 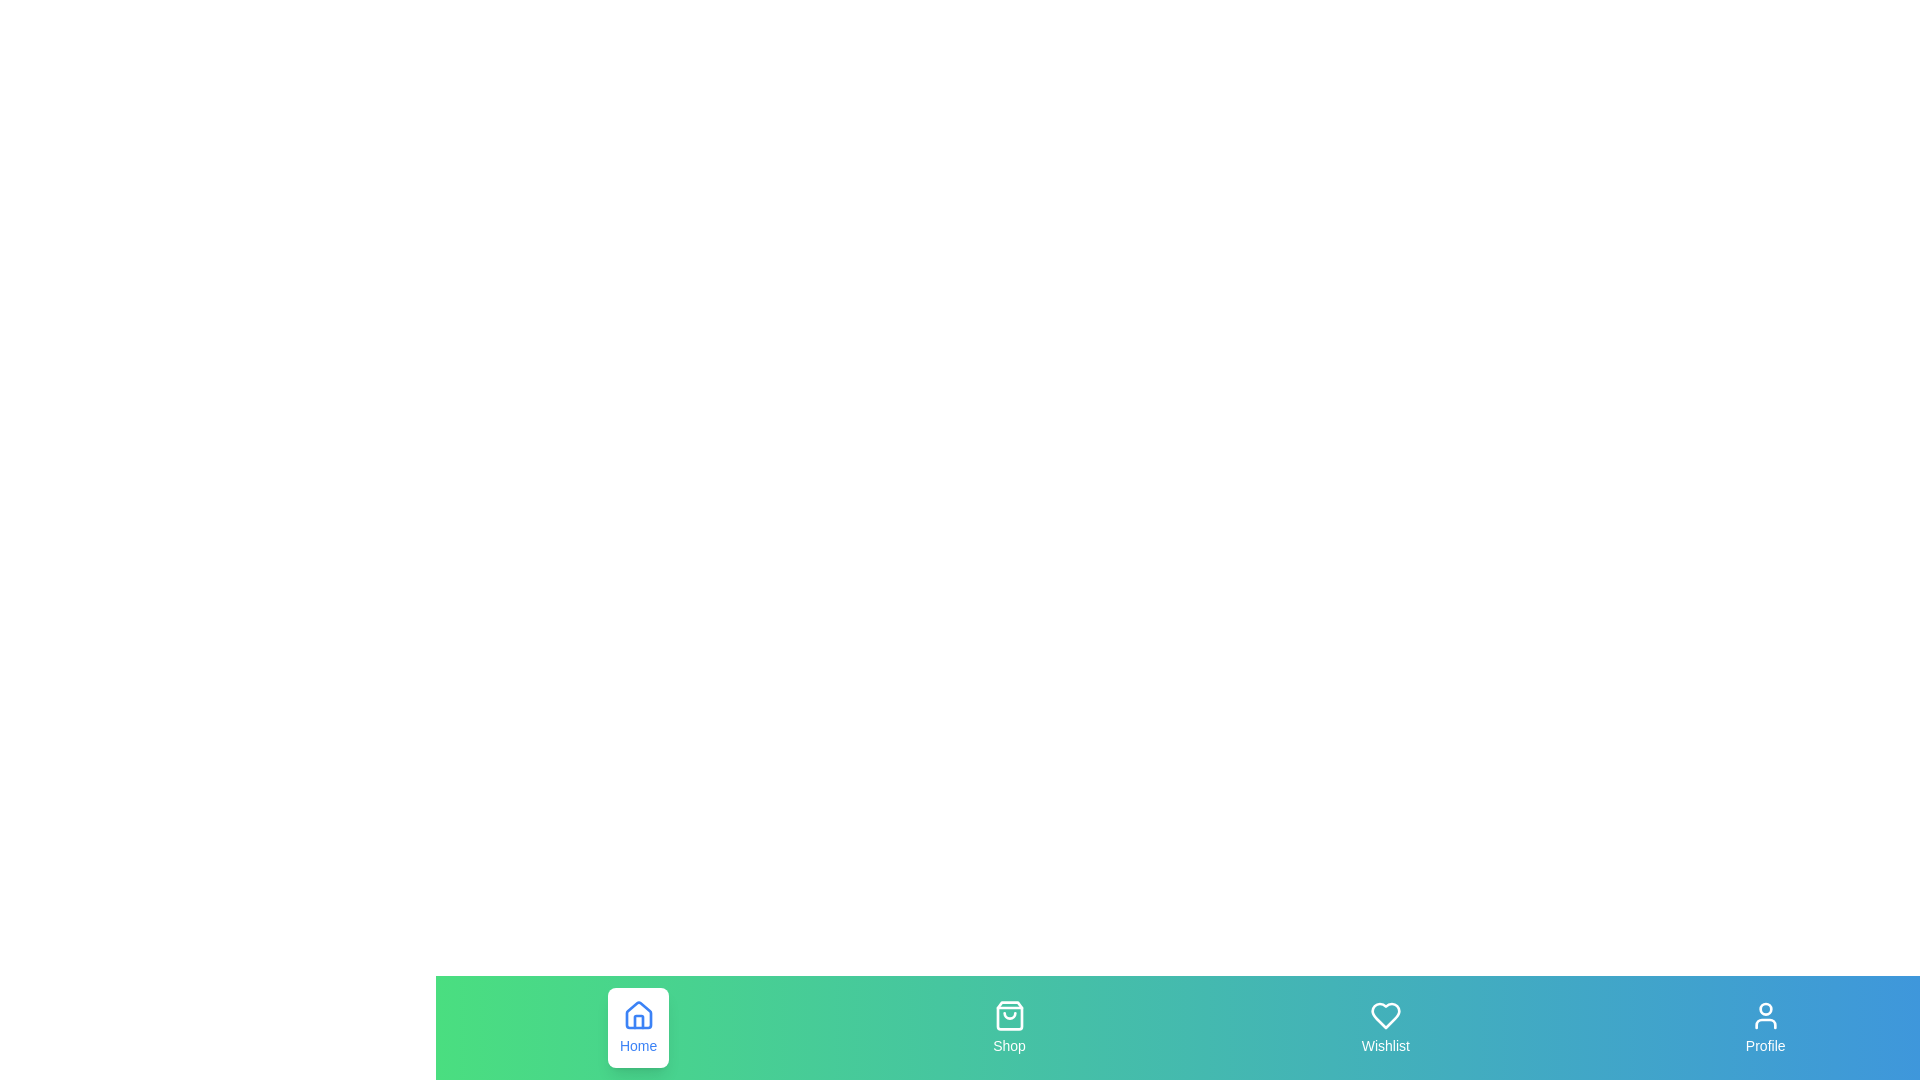 I want to click on the tab labeled Shop to observe the animation effect, so click(x=1009, y=1028).